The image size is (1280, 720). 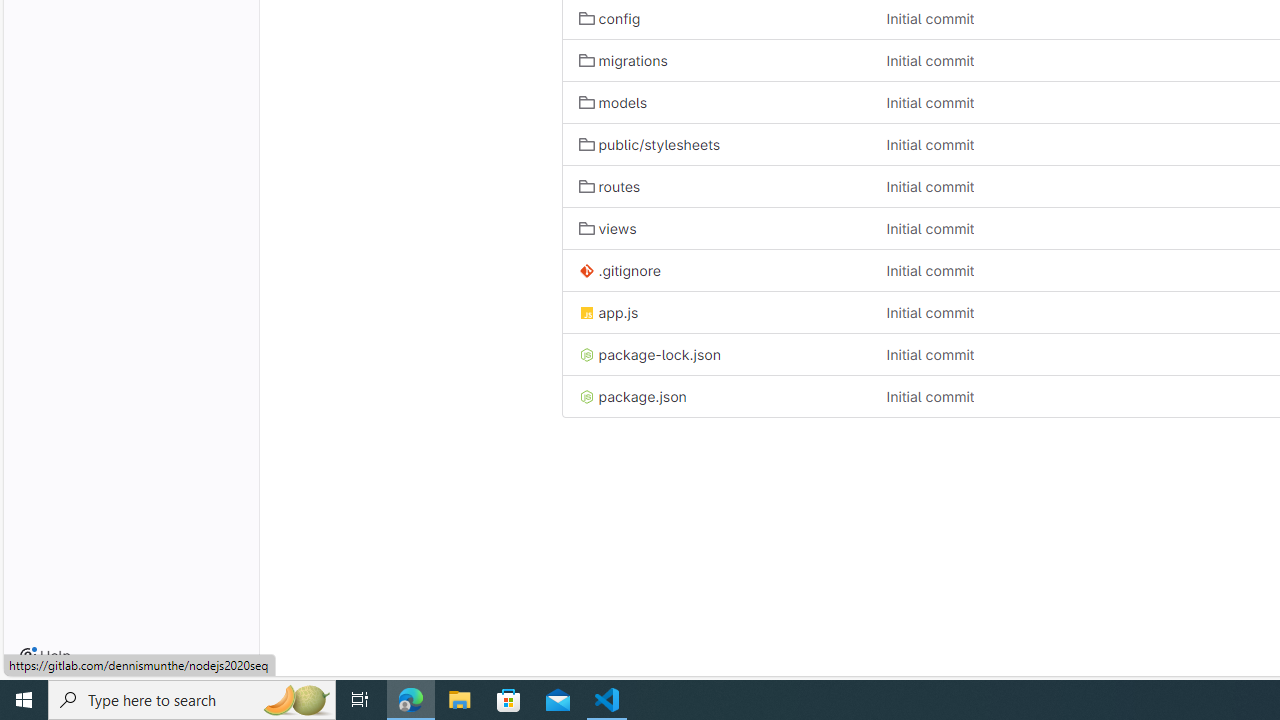 What do you see at coordinates (716, 396) in the screenshot?
I see `'package.json'` at bounding box center [716, 396].